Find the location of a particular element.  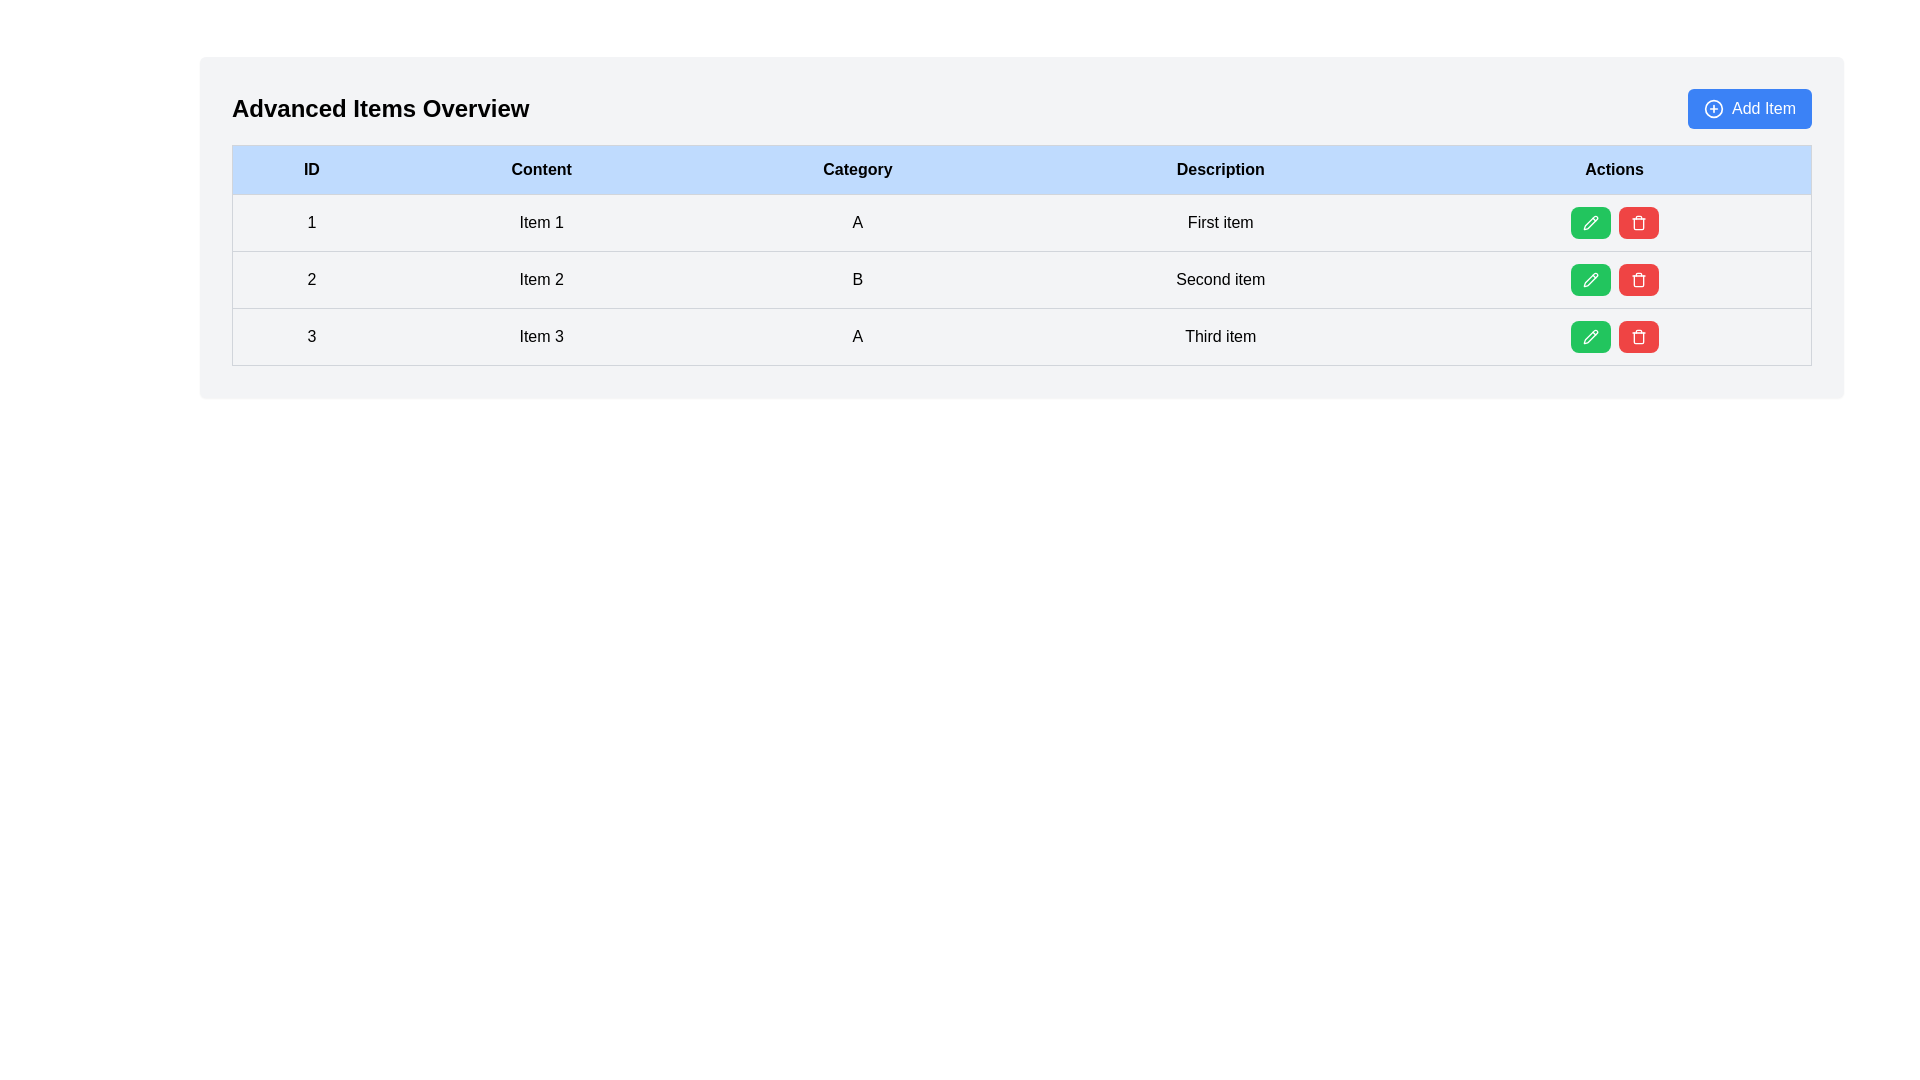

the delete button icon located in the last cell of the 'Actions' column for the third item in the table to invoke a delete action is located at coordinates (1638, 335).